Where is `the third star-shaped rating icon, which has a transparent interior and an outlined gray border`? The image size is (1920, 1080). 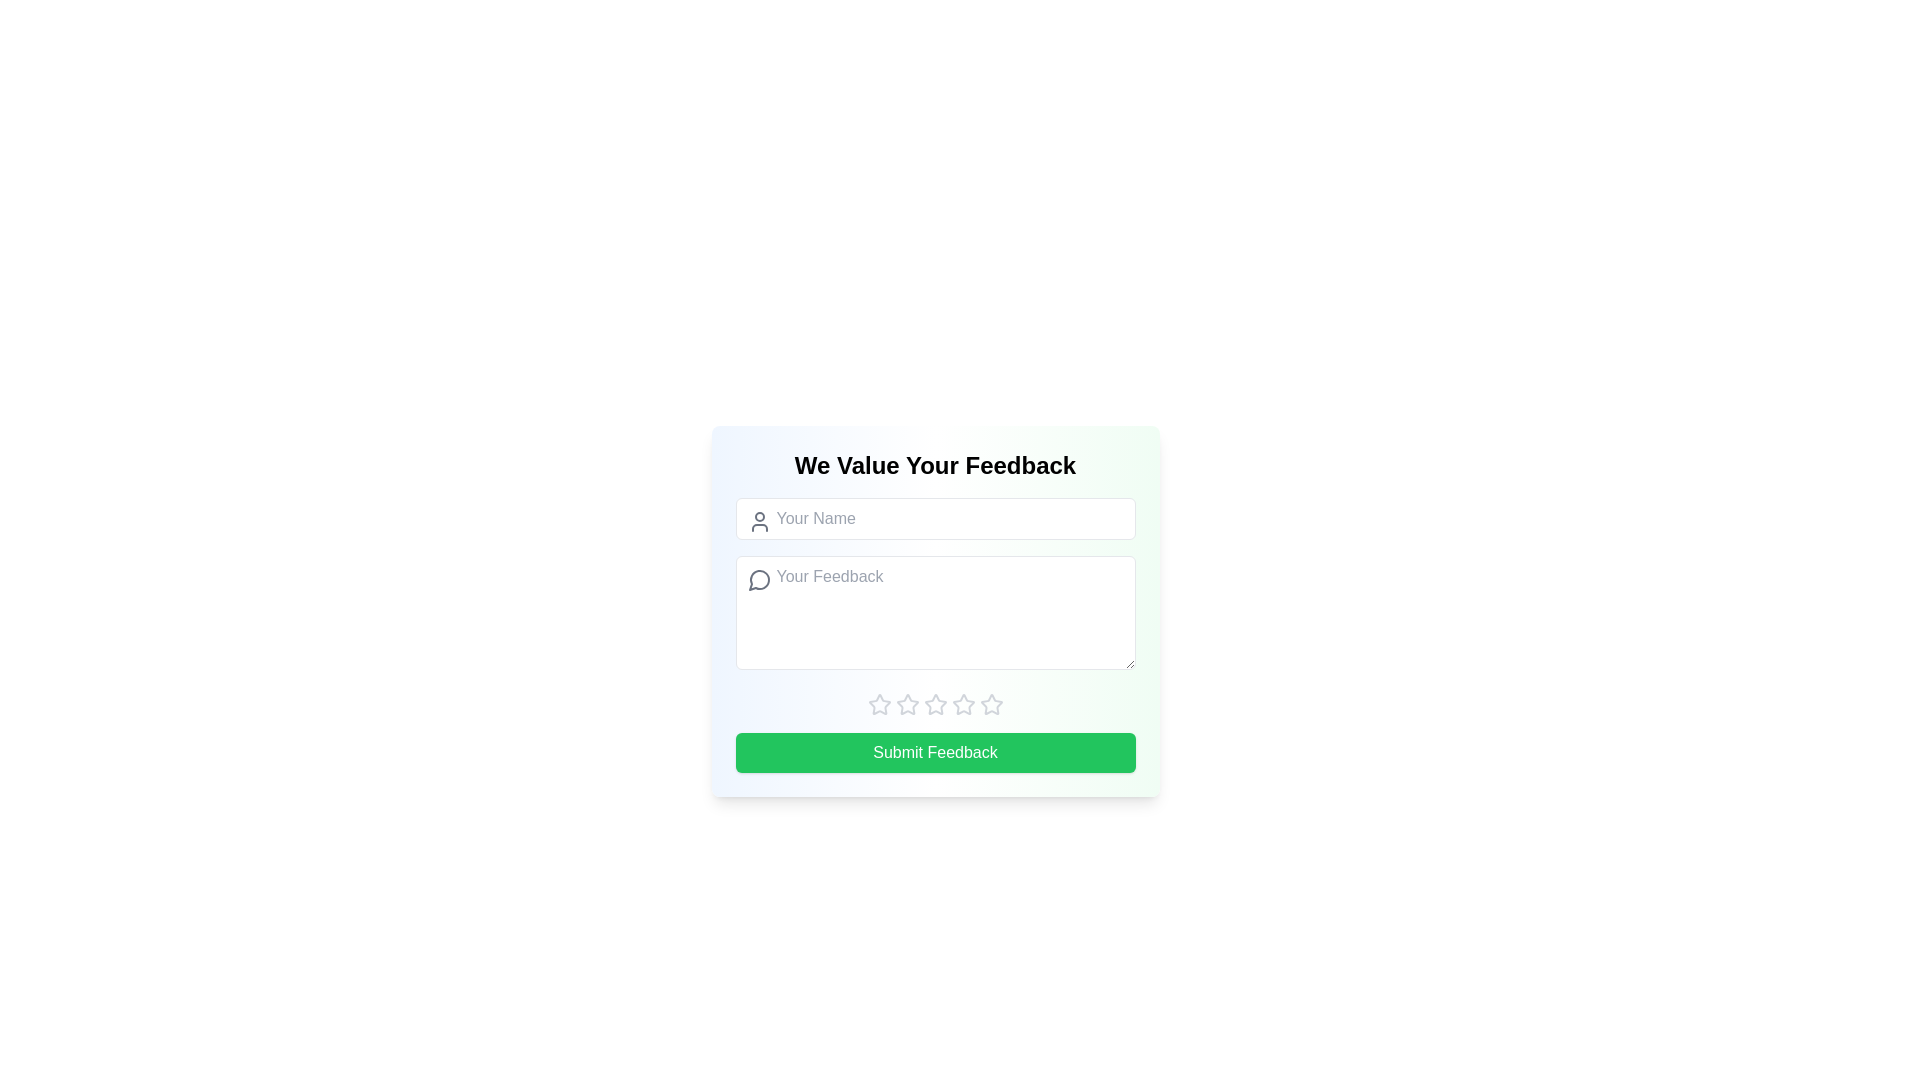 the third star-shaped rating icon, which has a transparent interior and an outlined gray border is located at coordinates (934, 703).